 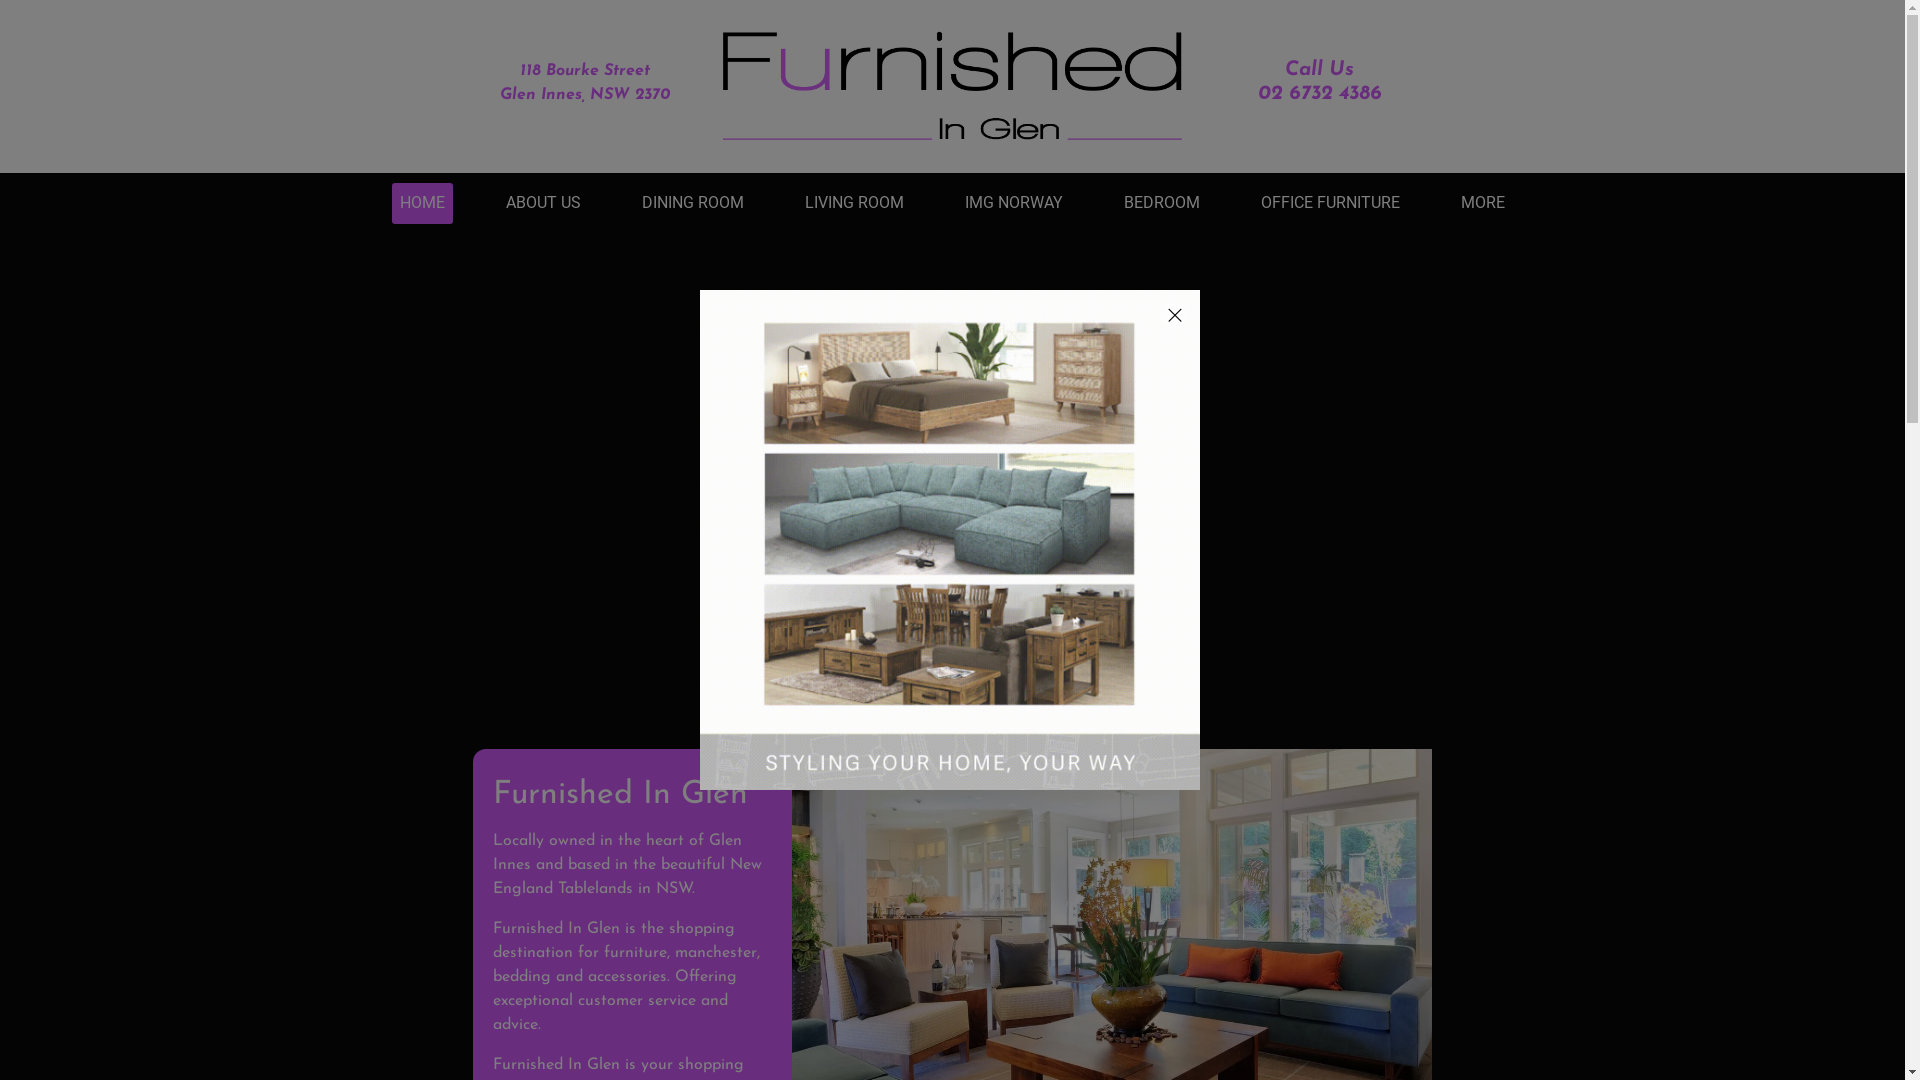 What do you see at coordinates (642, 203) in the screenshot?
I see `'DINING ROOM'` at bounding box center [642, 203].